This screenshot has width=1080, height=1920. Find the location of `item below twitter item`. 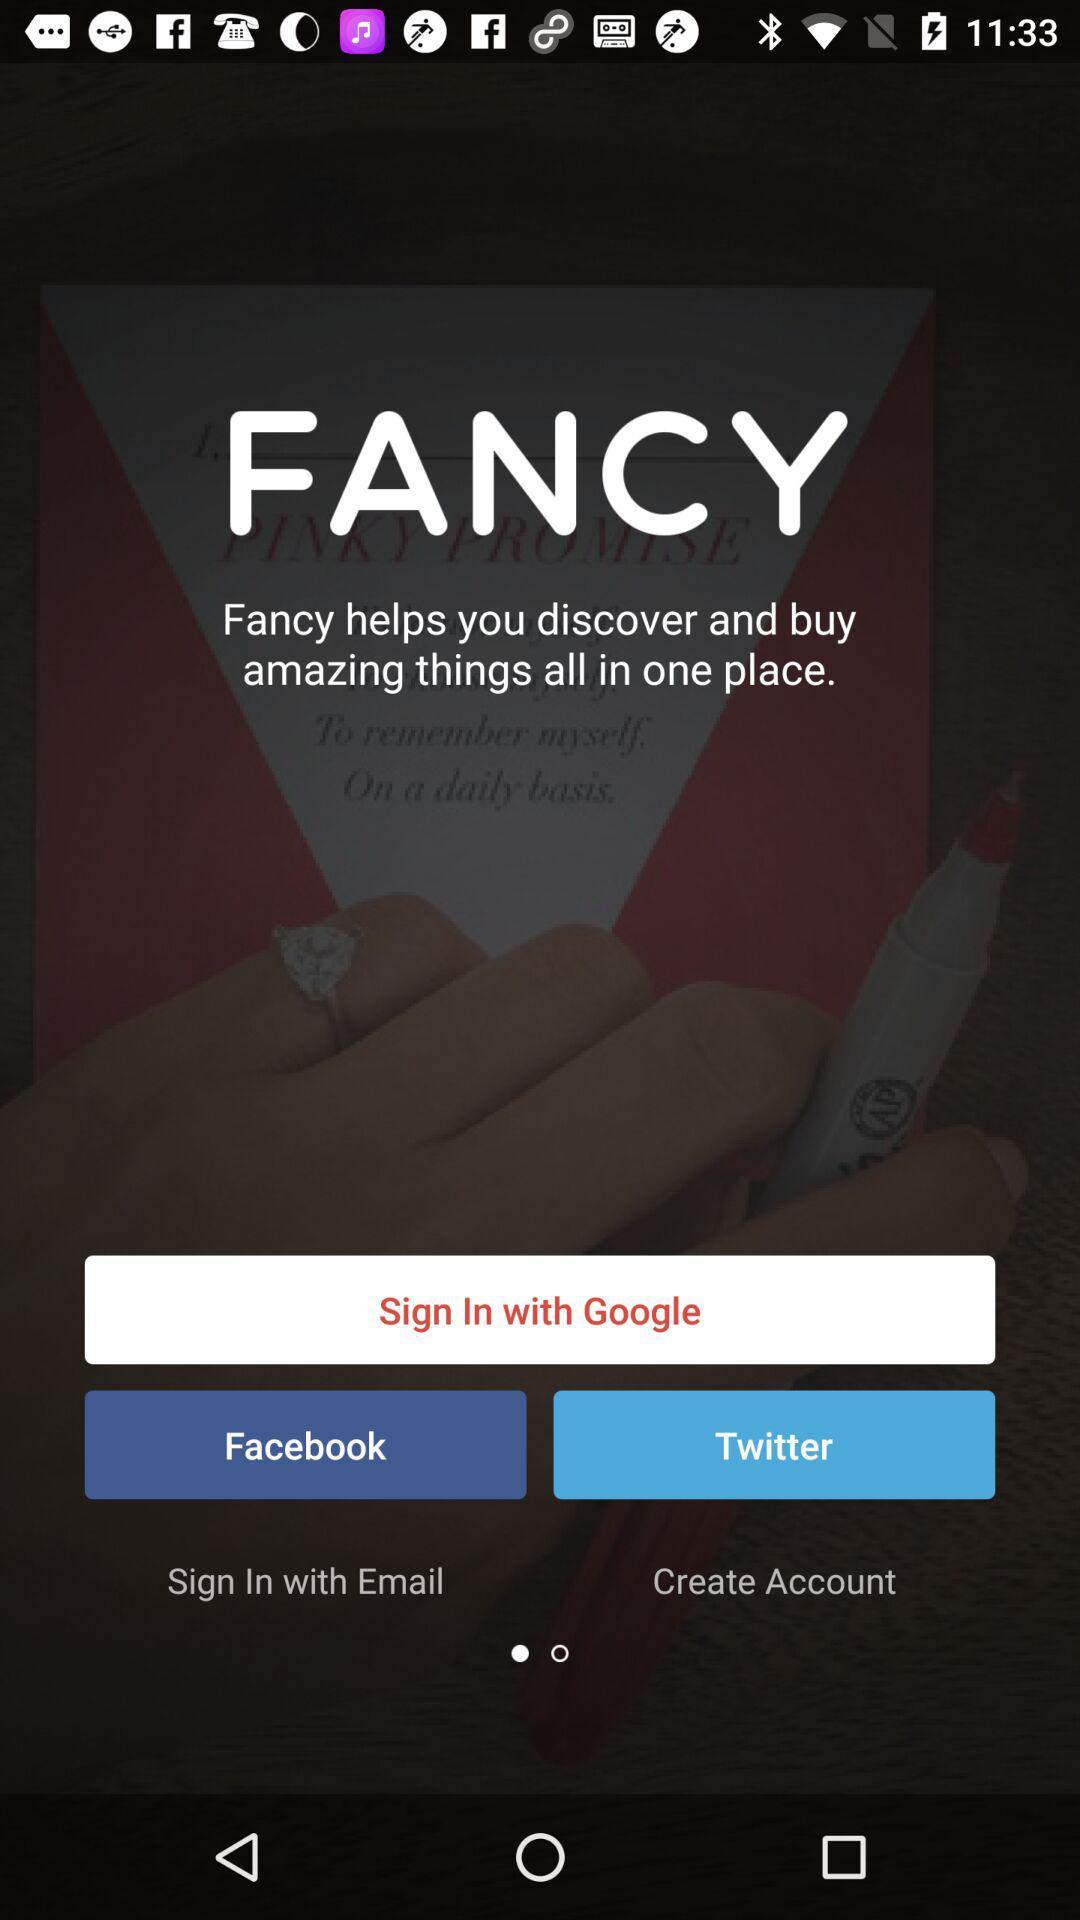

item below twitter item is located at coordinates (773, 1578).